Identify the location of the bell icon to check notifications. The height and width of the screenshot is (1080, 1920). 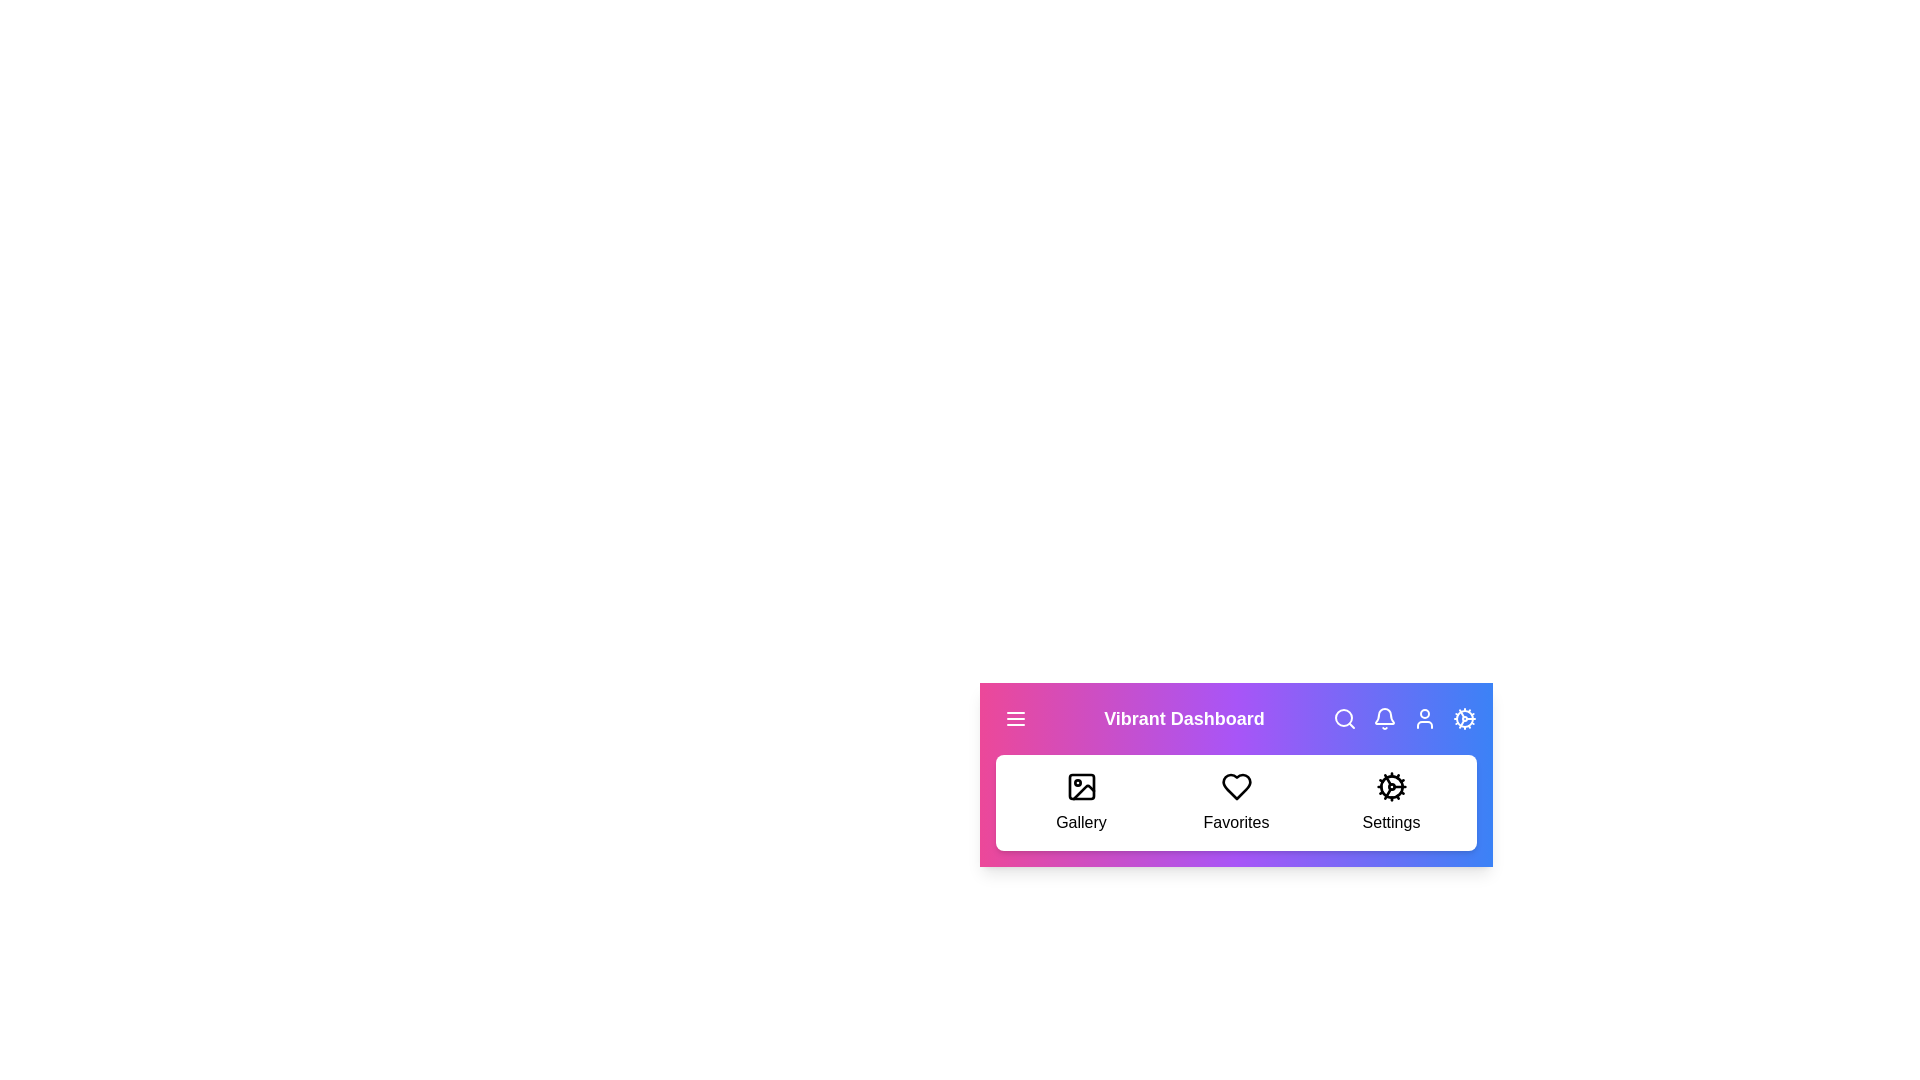
(1383, 717).